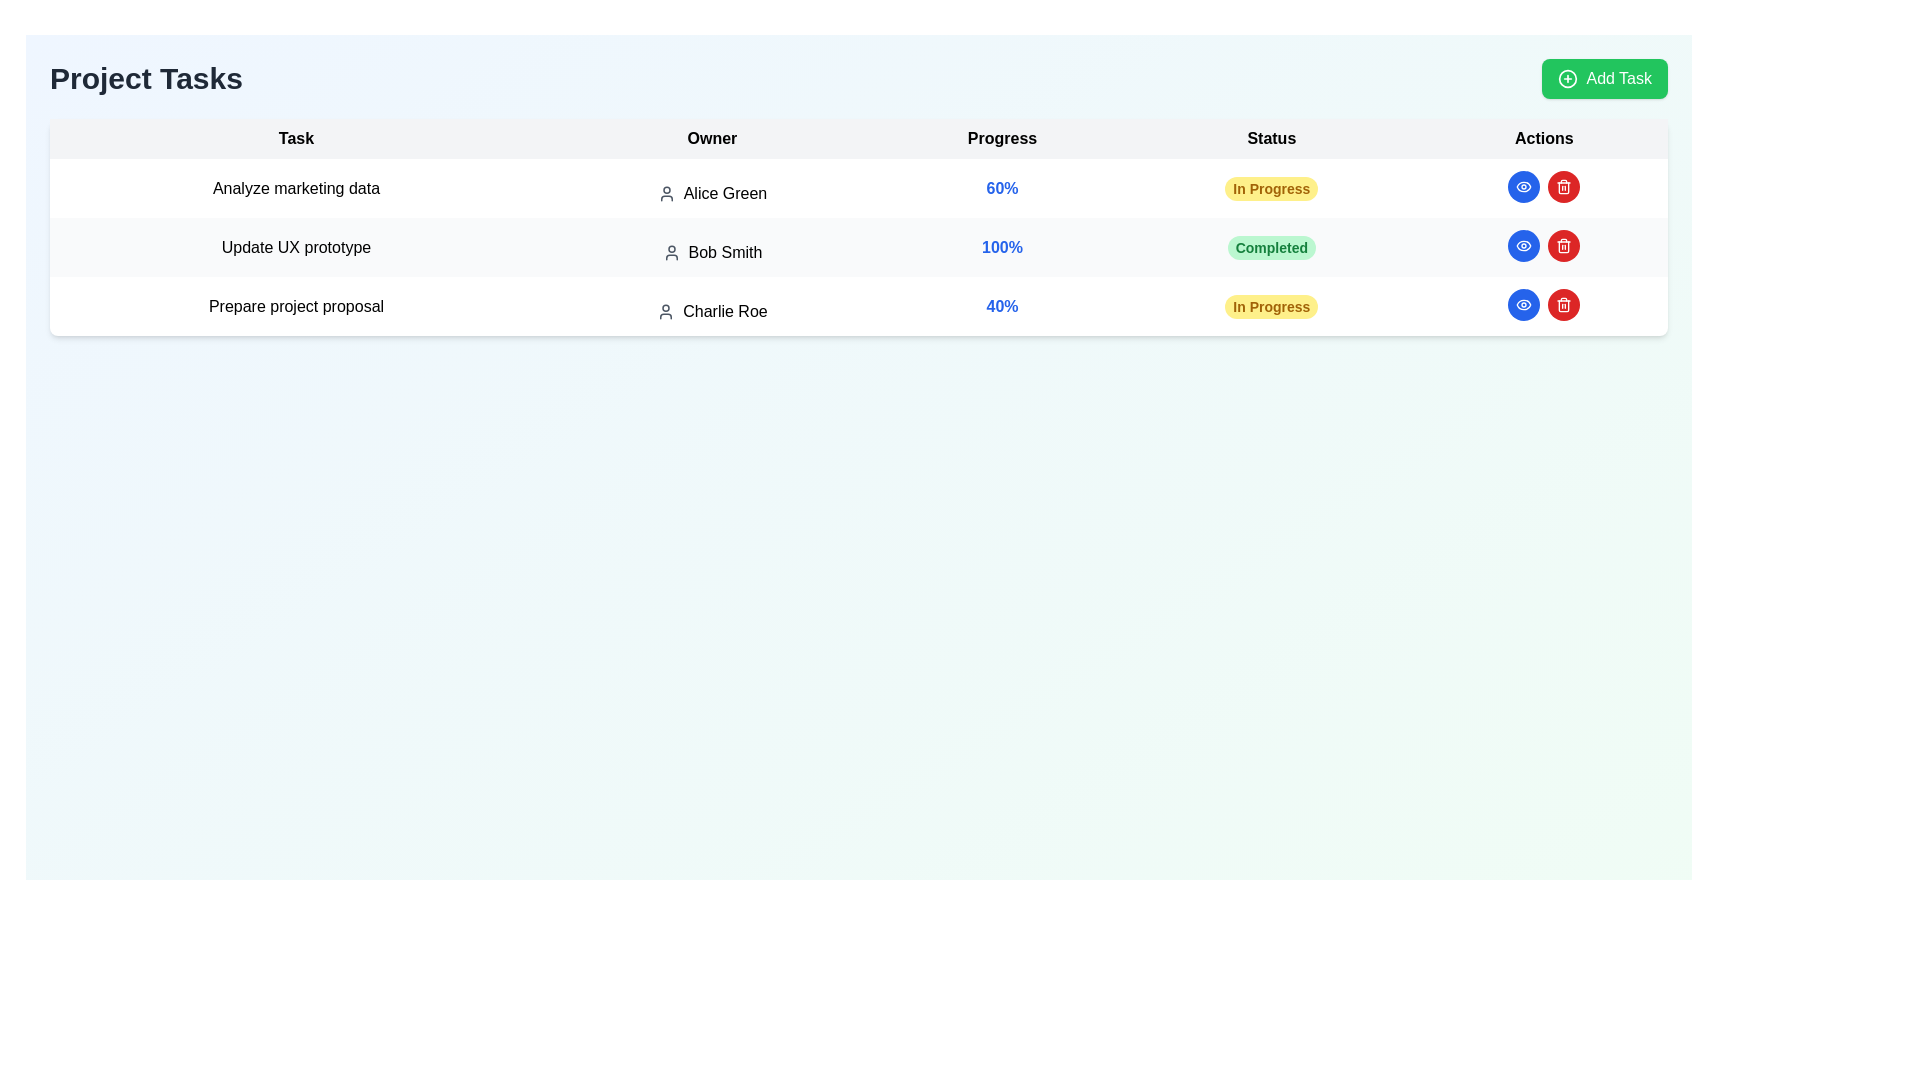  Describe the element at coordinates (1002, 306) in the screenshot. I see `progression information displayed in the Progress indicator showing '40%' in bold blue font, located in the third row of the table under the 'Progress' column` at that location.